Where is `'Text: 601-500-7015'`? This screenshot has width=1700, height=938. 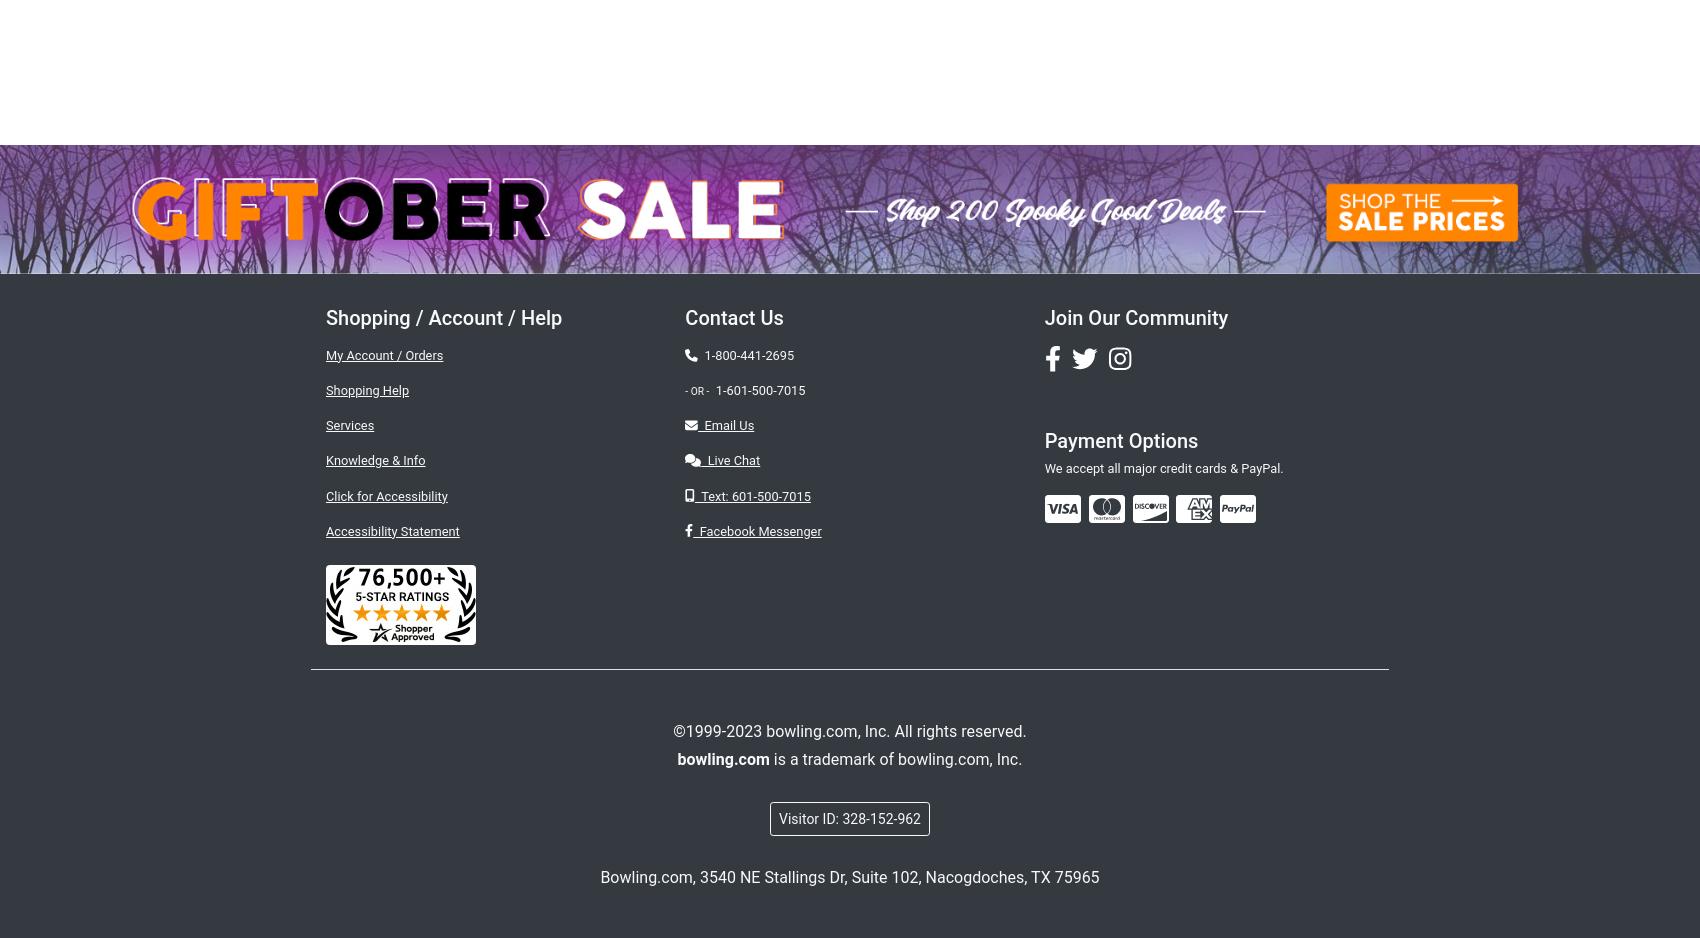
'Text: 601-500-7015' is located at coordinates (751, 495).